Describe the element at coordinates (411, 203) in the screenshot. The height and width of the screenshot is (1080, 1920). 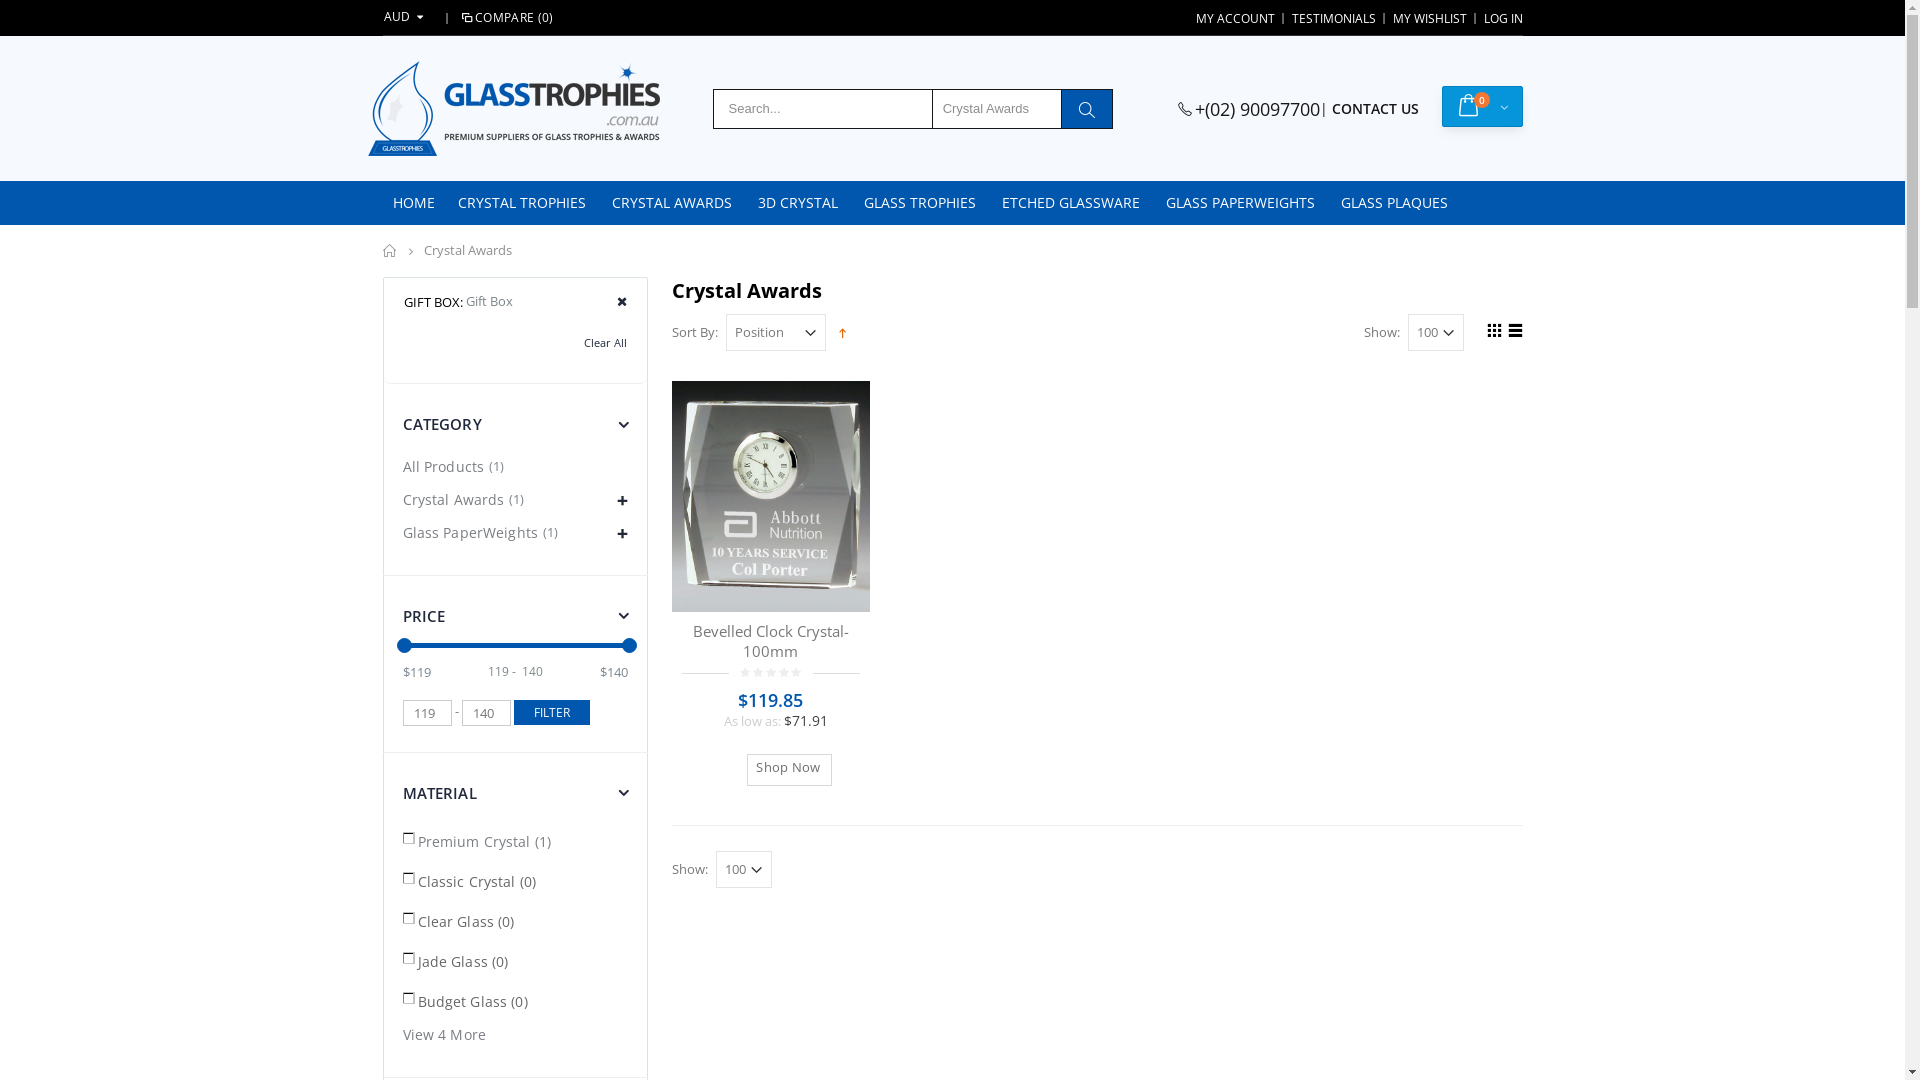
I see `'HOME'` at that location.